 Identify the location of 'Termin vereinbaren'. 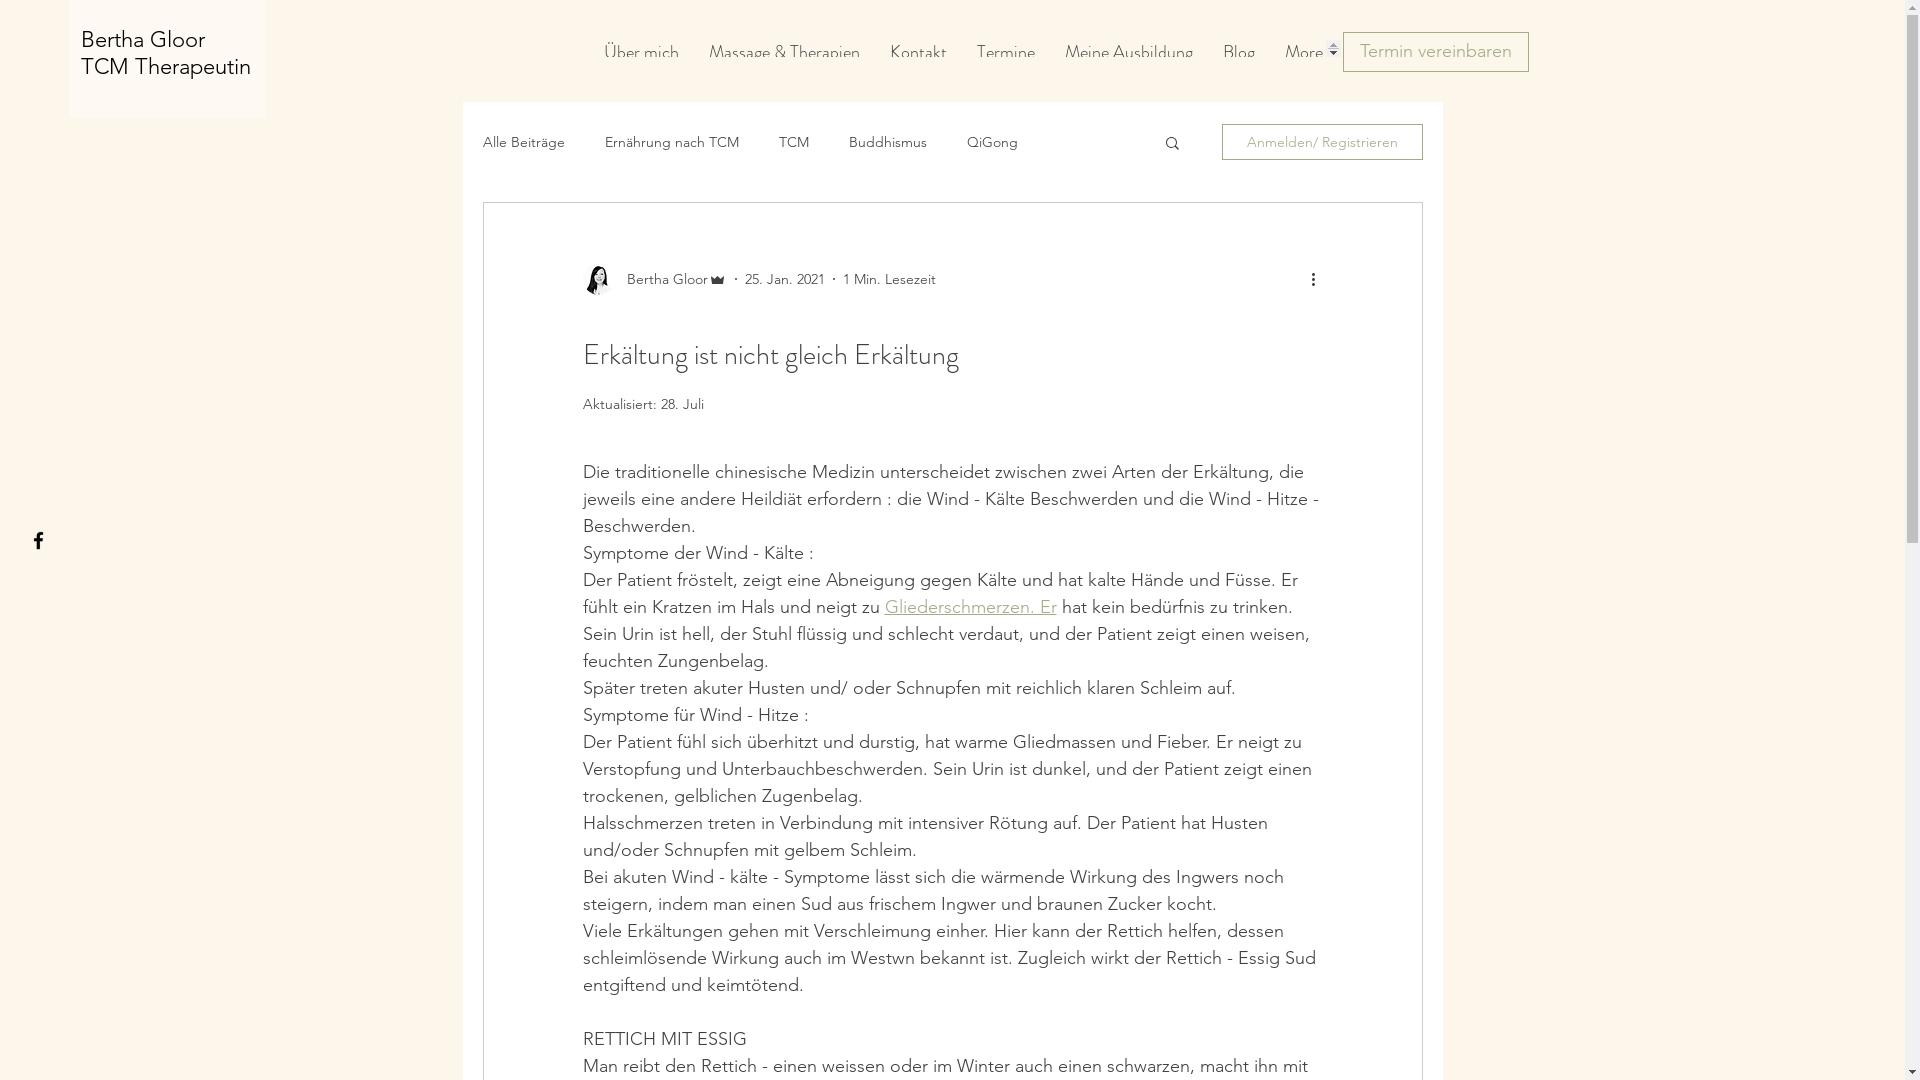
(1434, 50).